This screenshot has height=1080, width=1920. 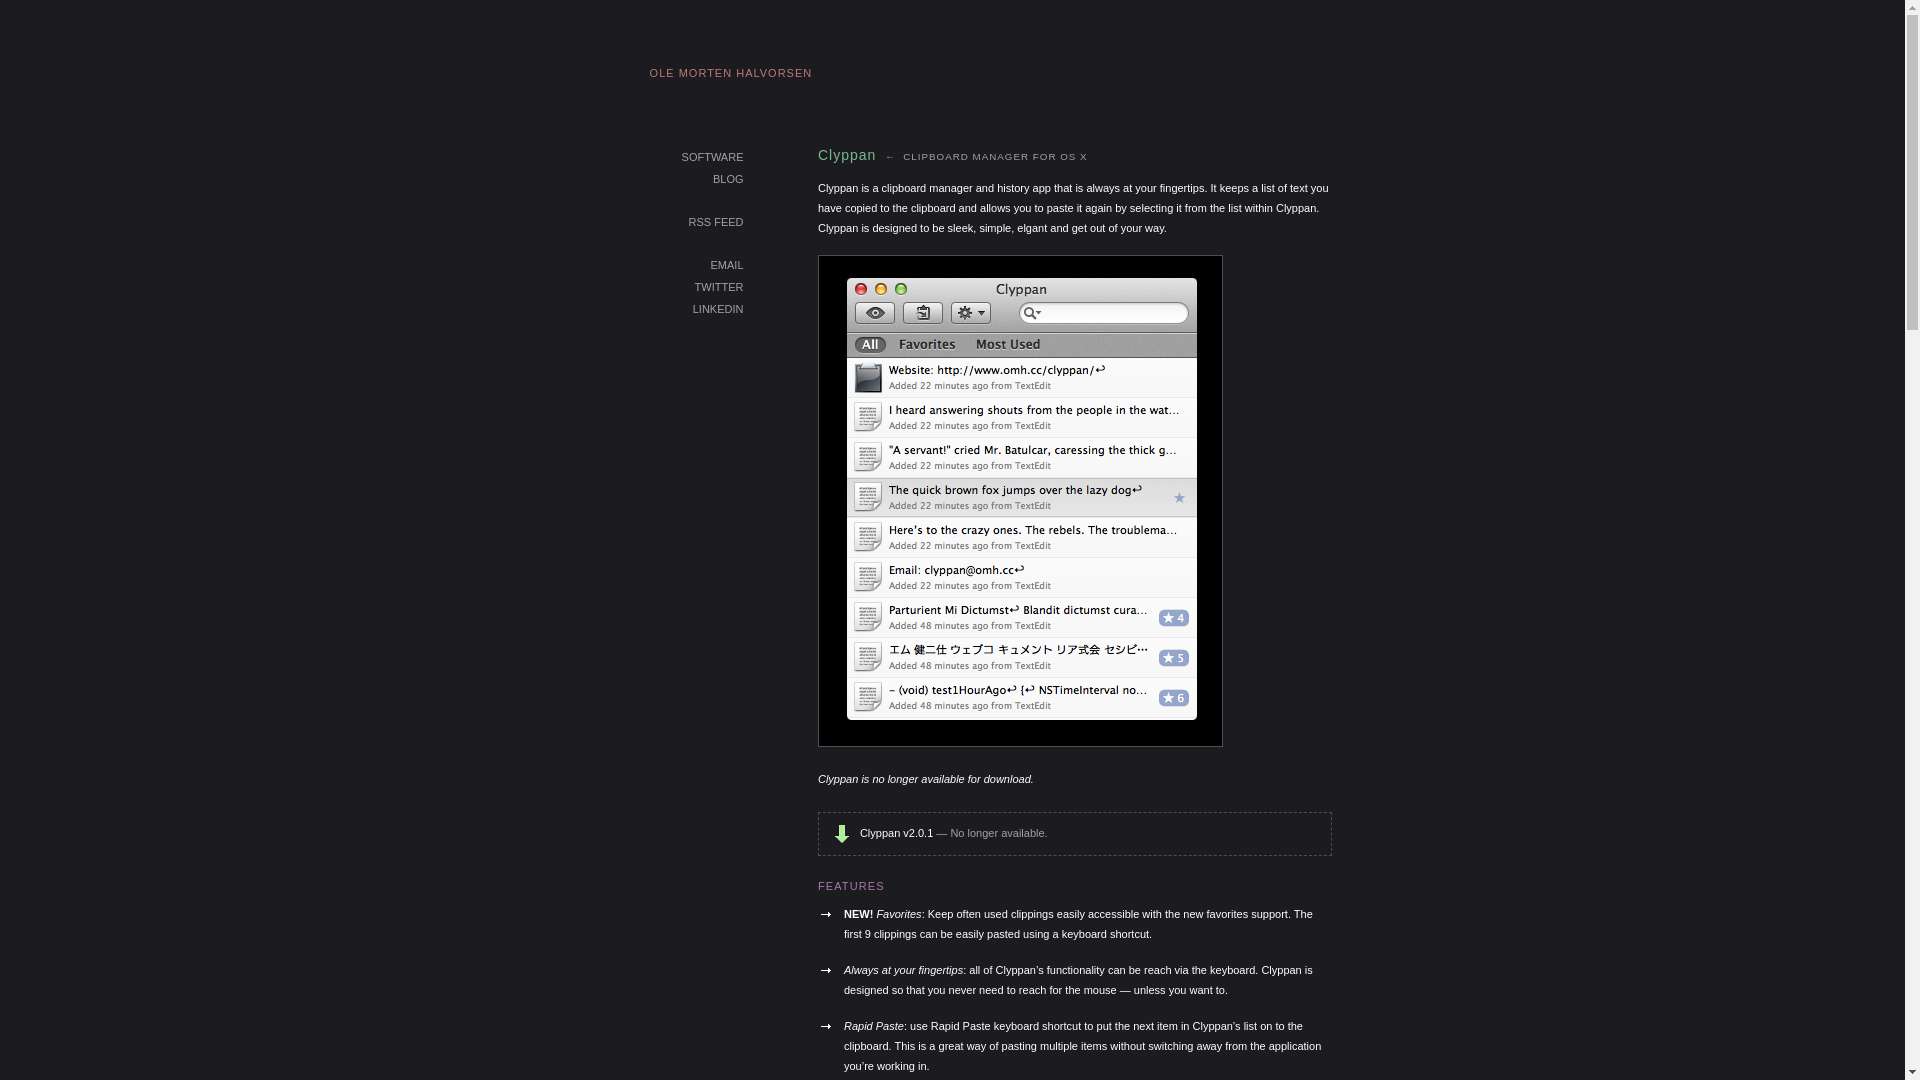 What do you see at coordinates (730, 72) in the screenshot?
I see `'OLE MORTEN HALVORSEN'` at bounding box center [730, 72].